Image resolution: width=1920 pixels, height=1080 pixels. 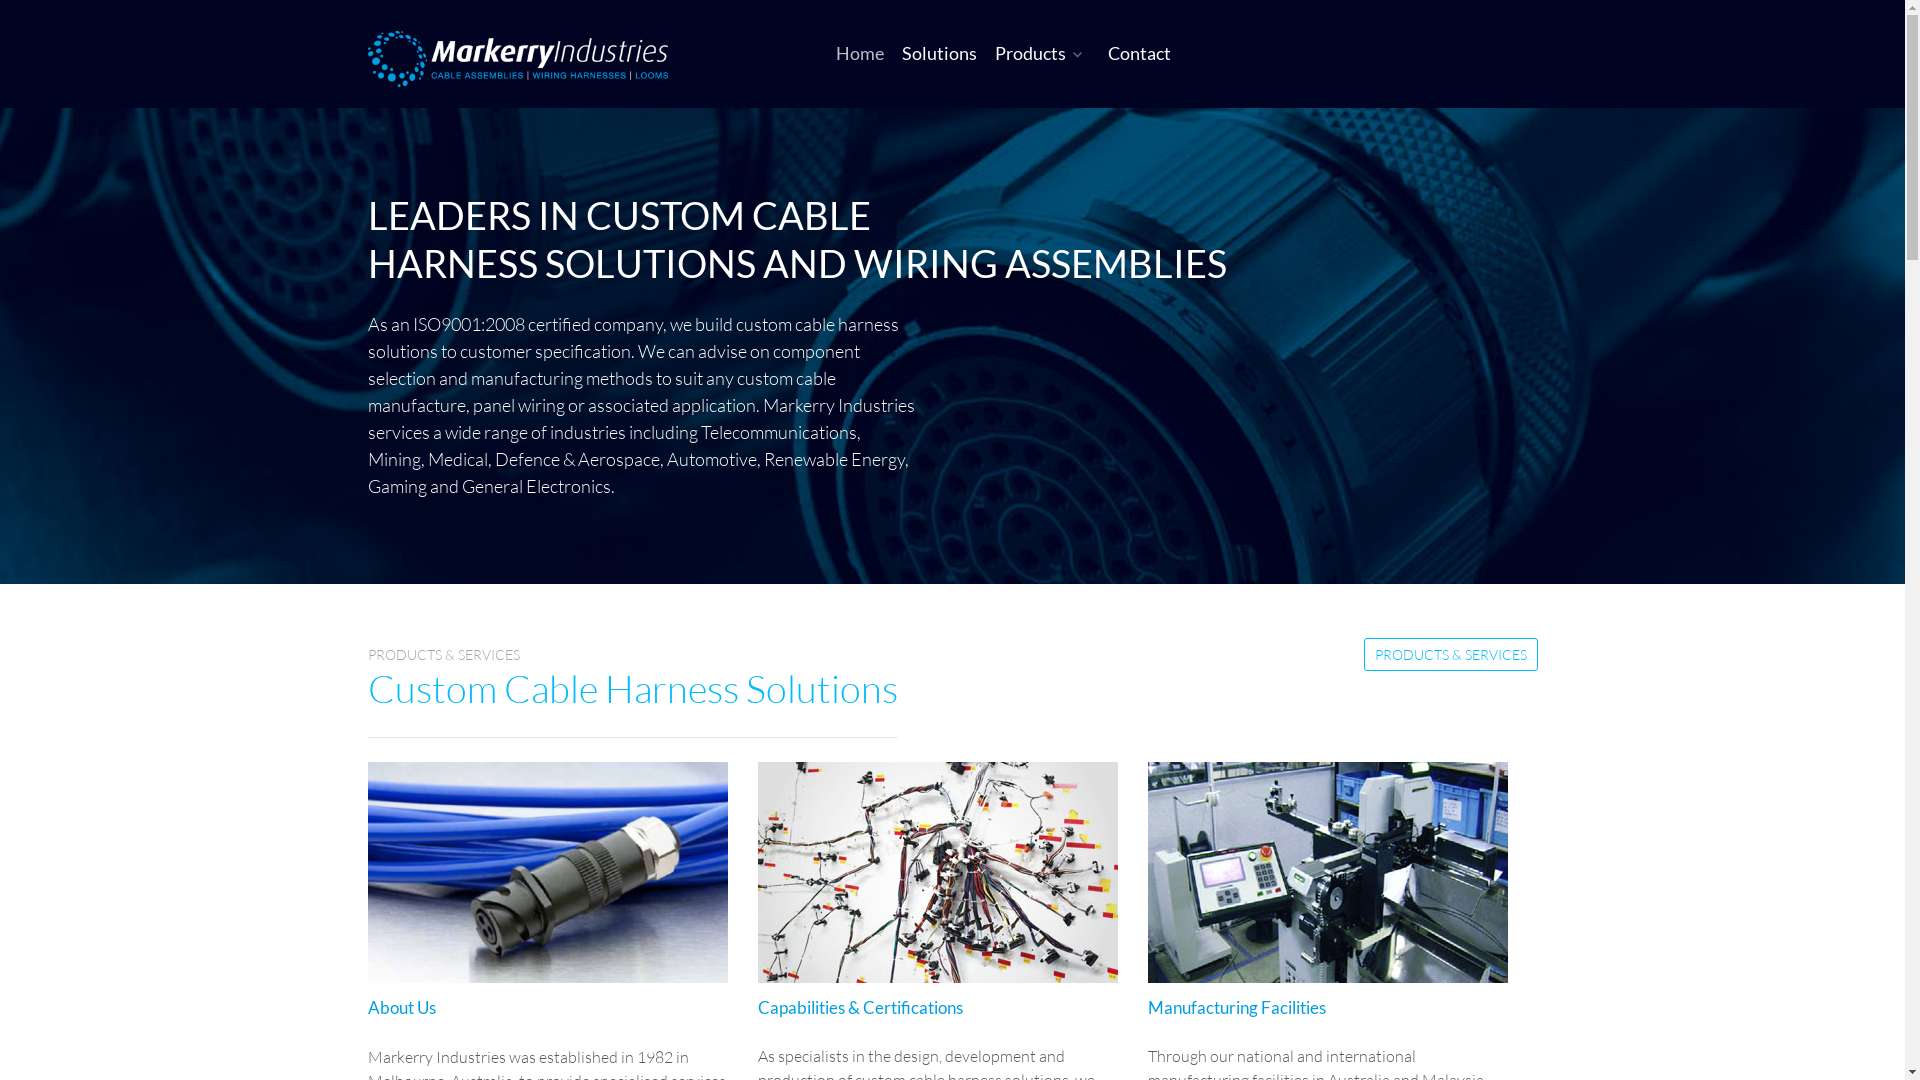 I want to click on 'Products', so click(x=1040, y=52).